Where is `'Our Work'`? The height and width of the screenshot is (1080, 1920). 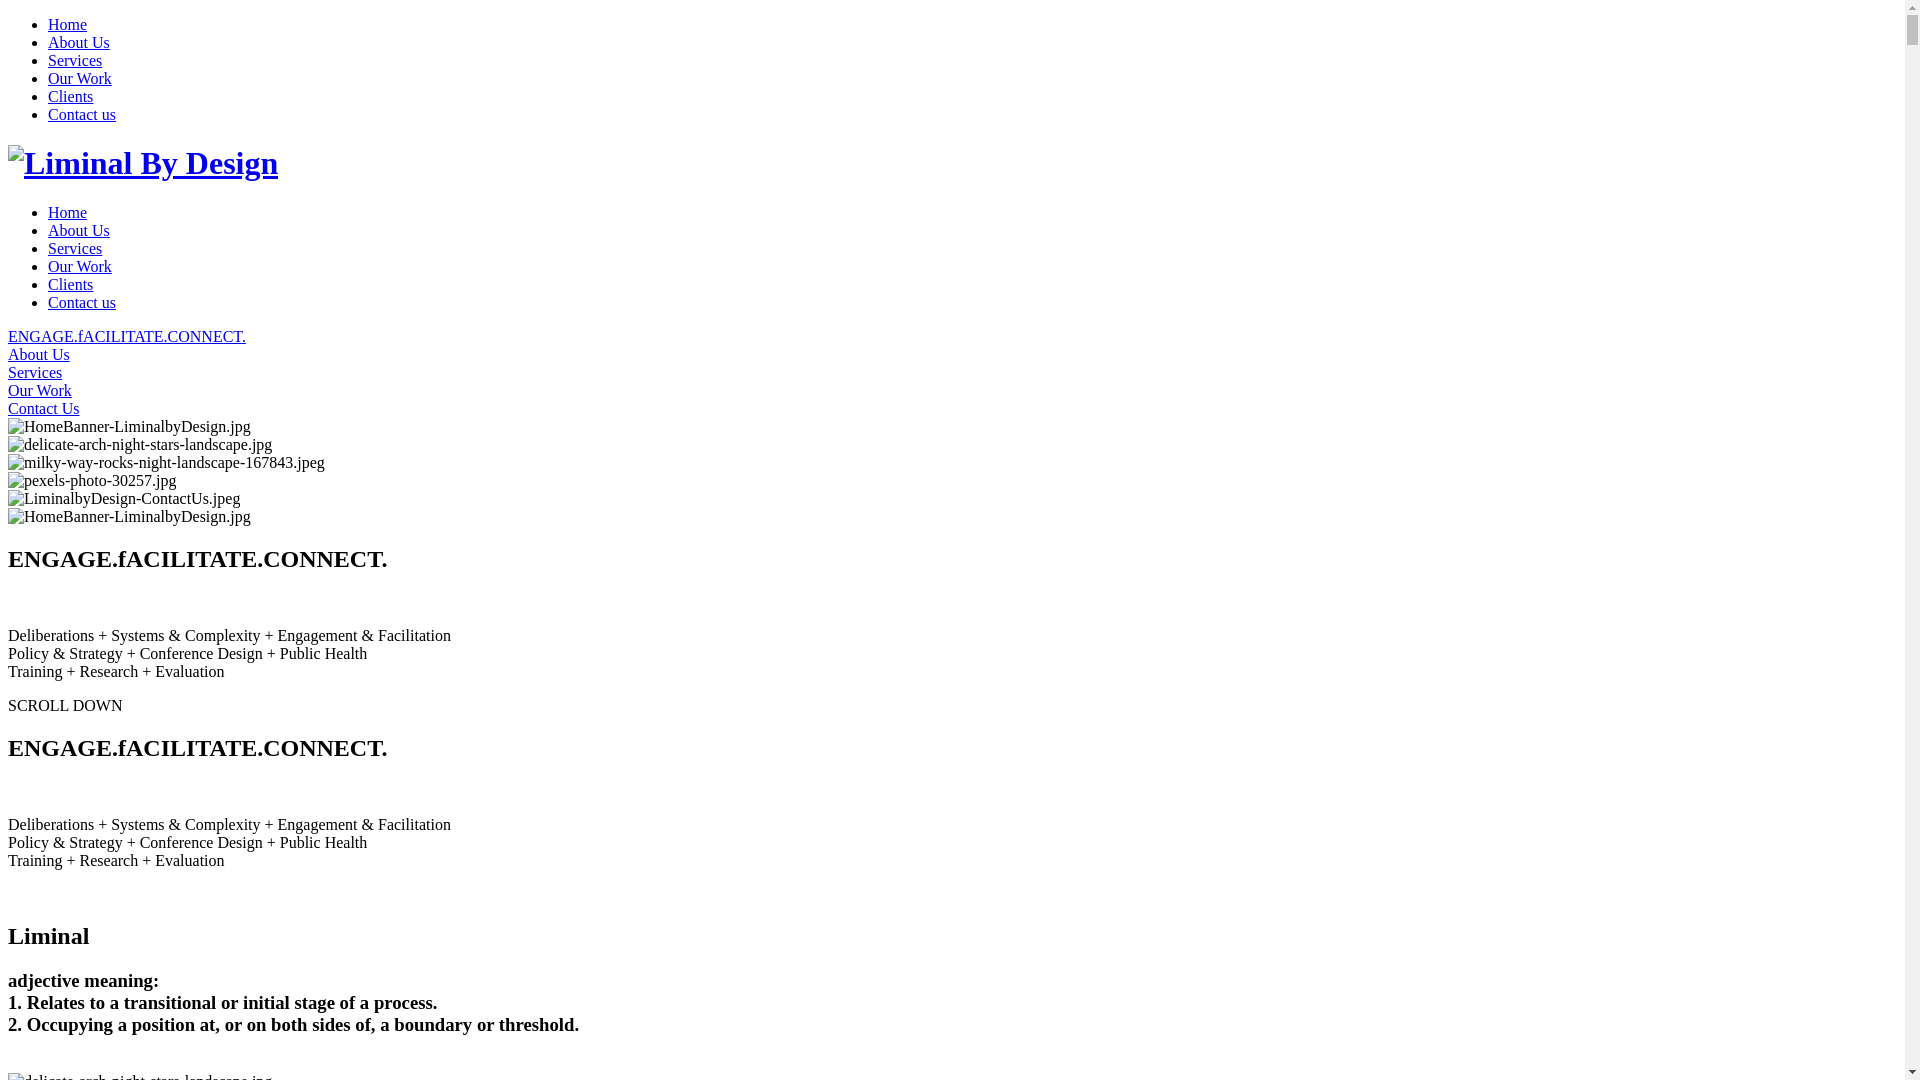
'Our Work' is located at coordinates (80, 77).